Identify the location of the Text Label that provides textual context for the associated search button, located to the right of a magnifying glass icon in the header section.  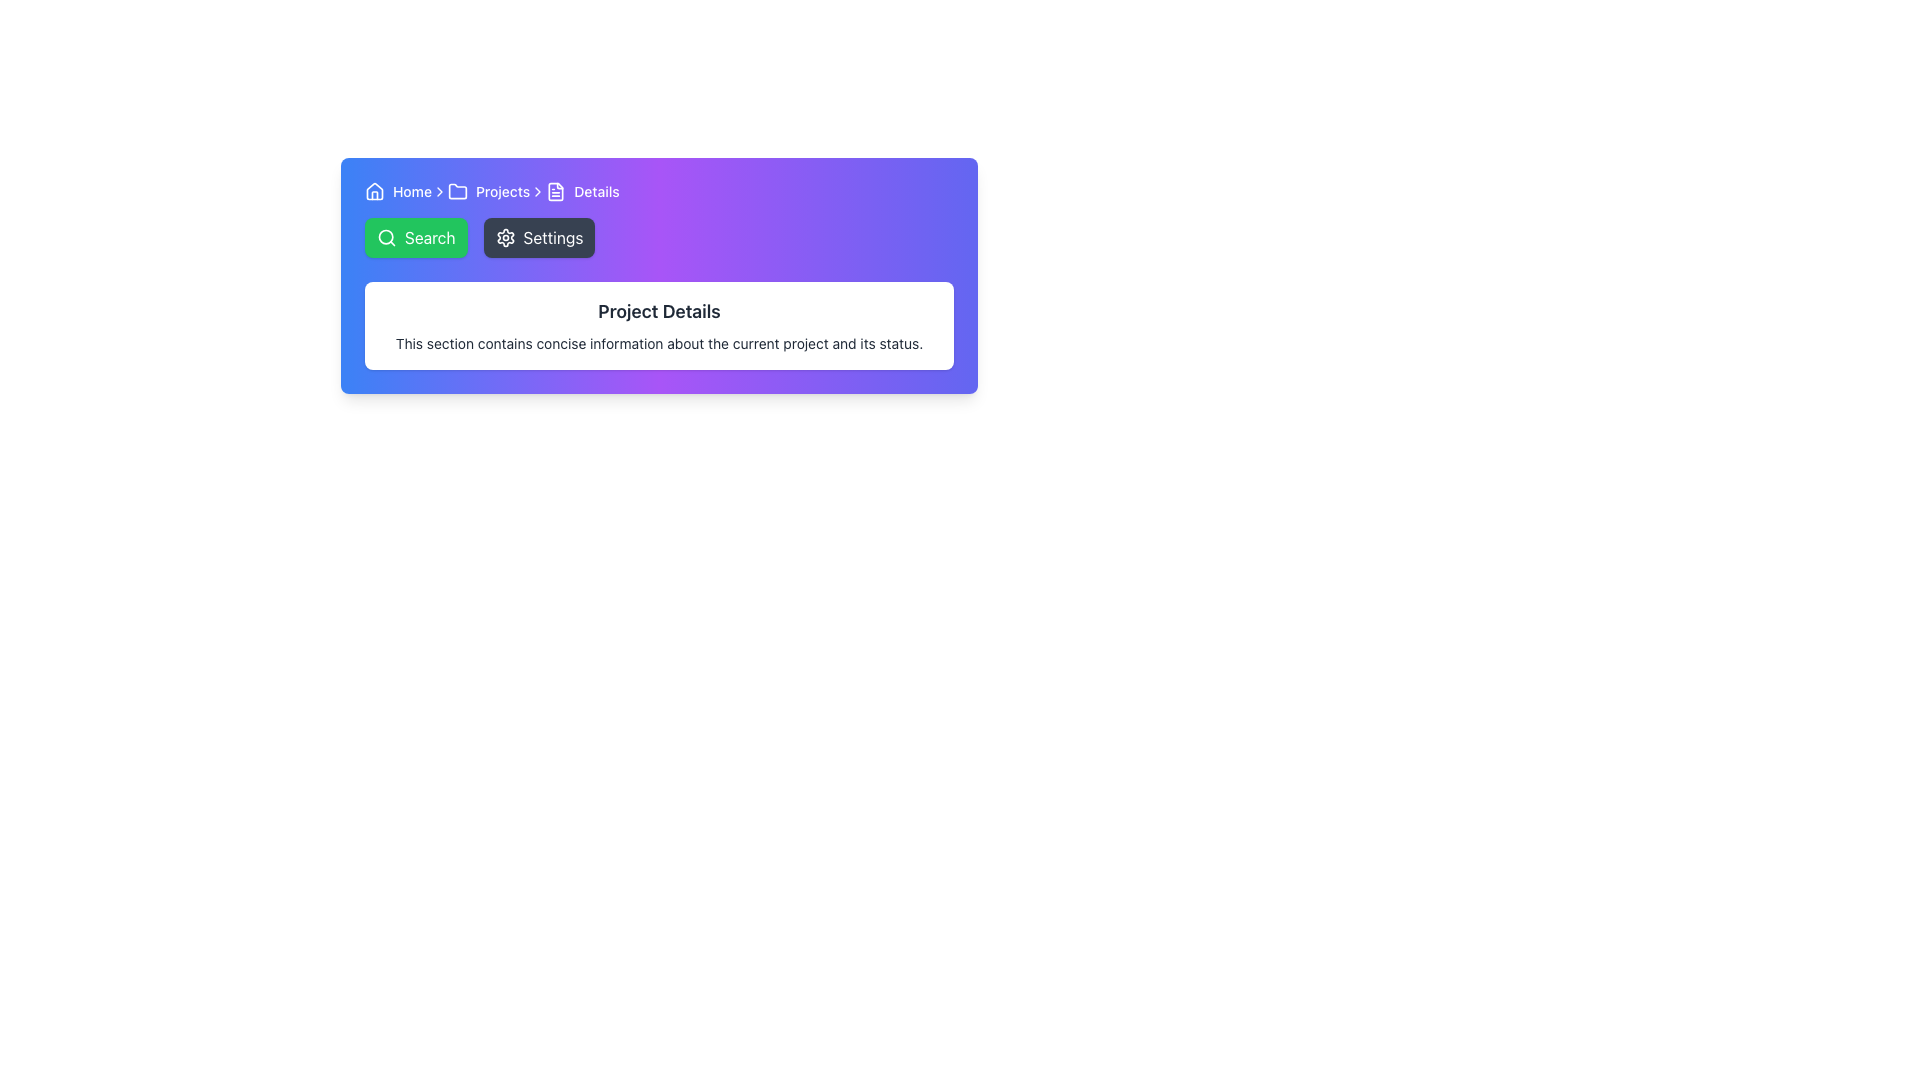
(429, 237).